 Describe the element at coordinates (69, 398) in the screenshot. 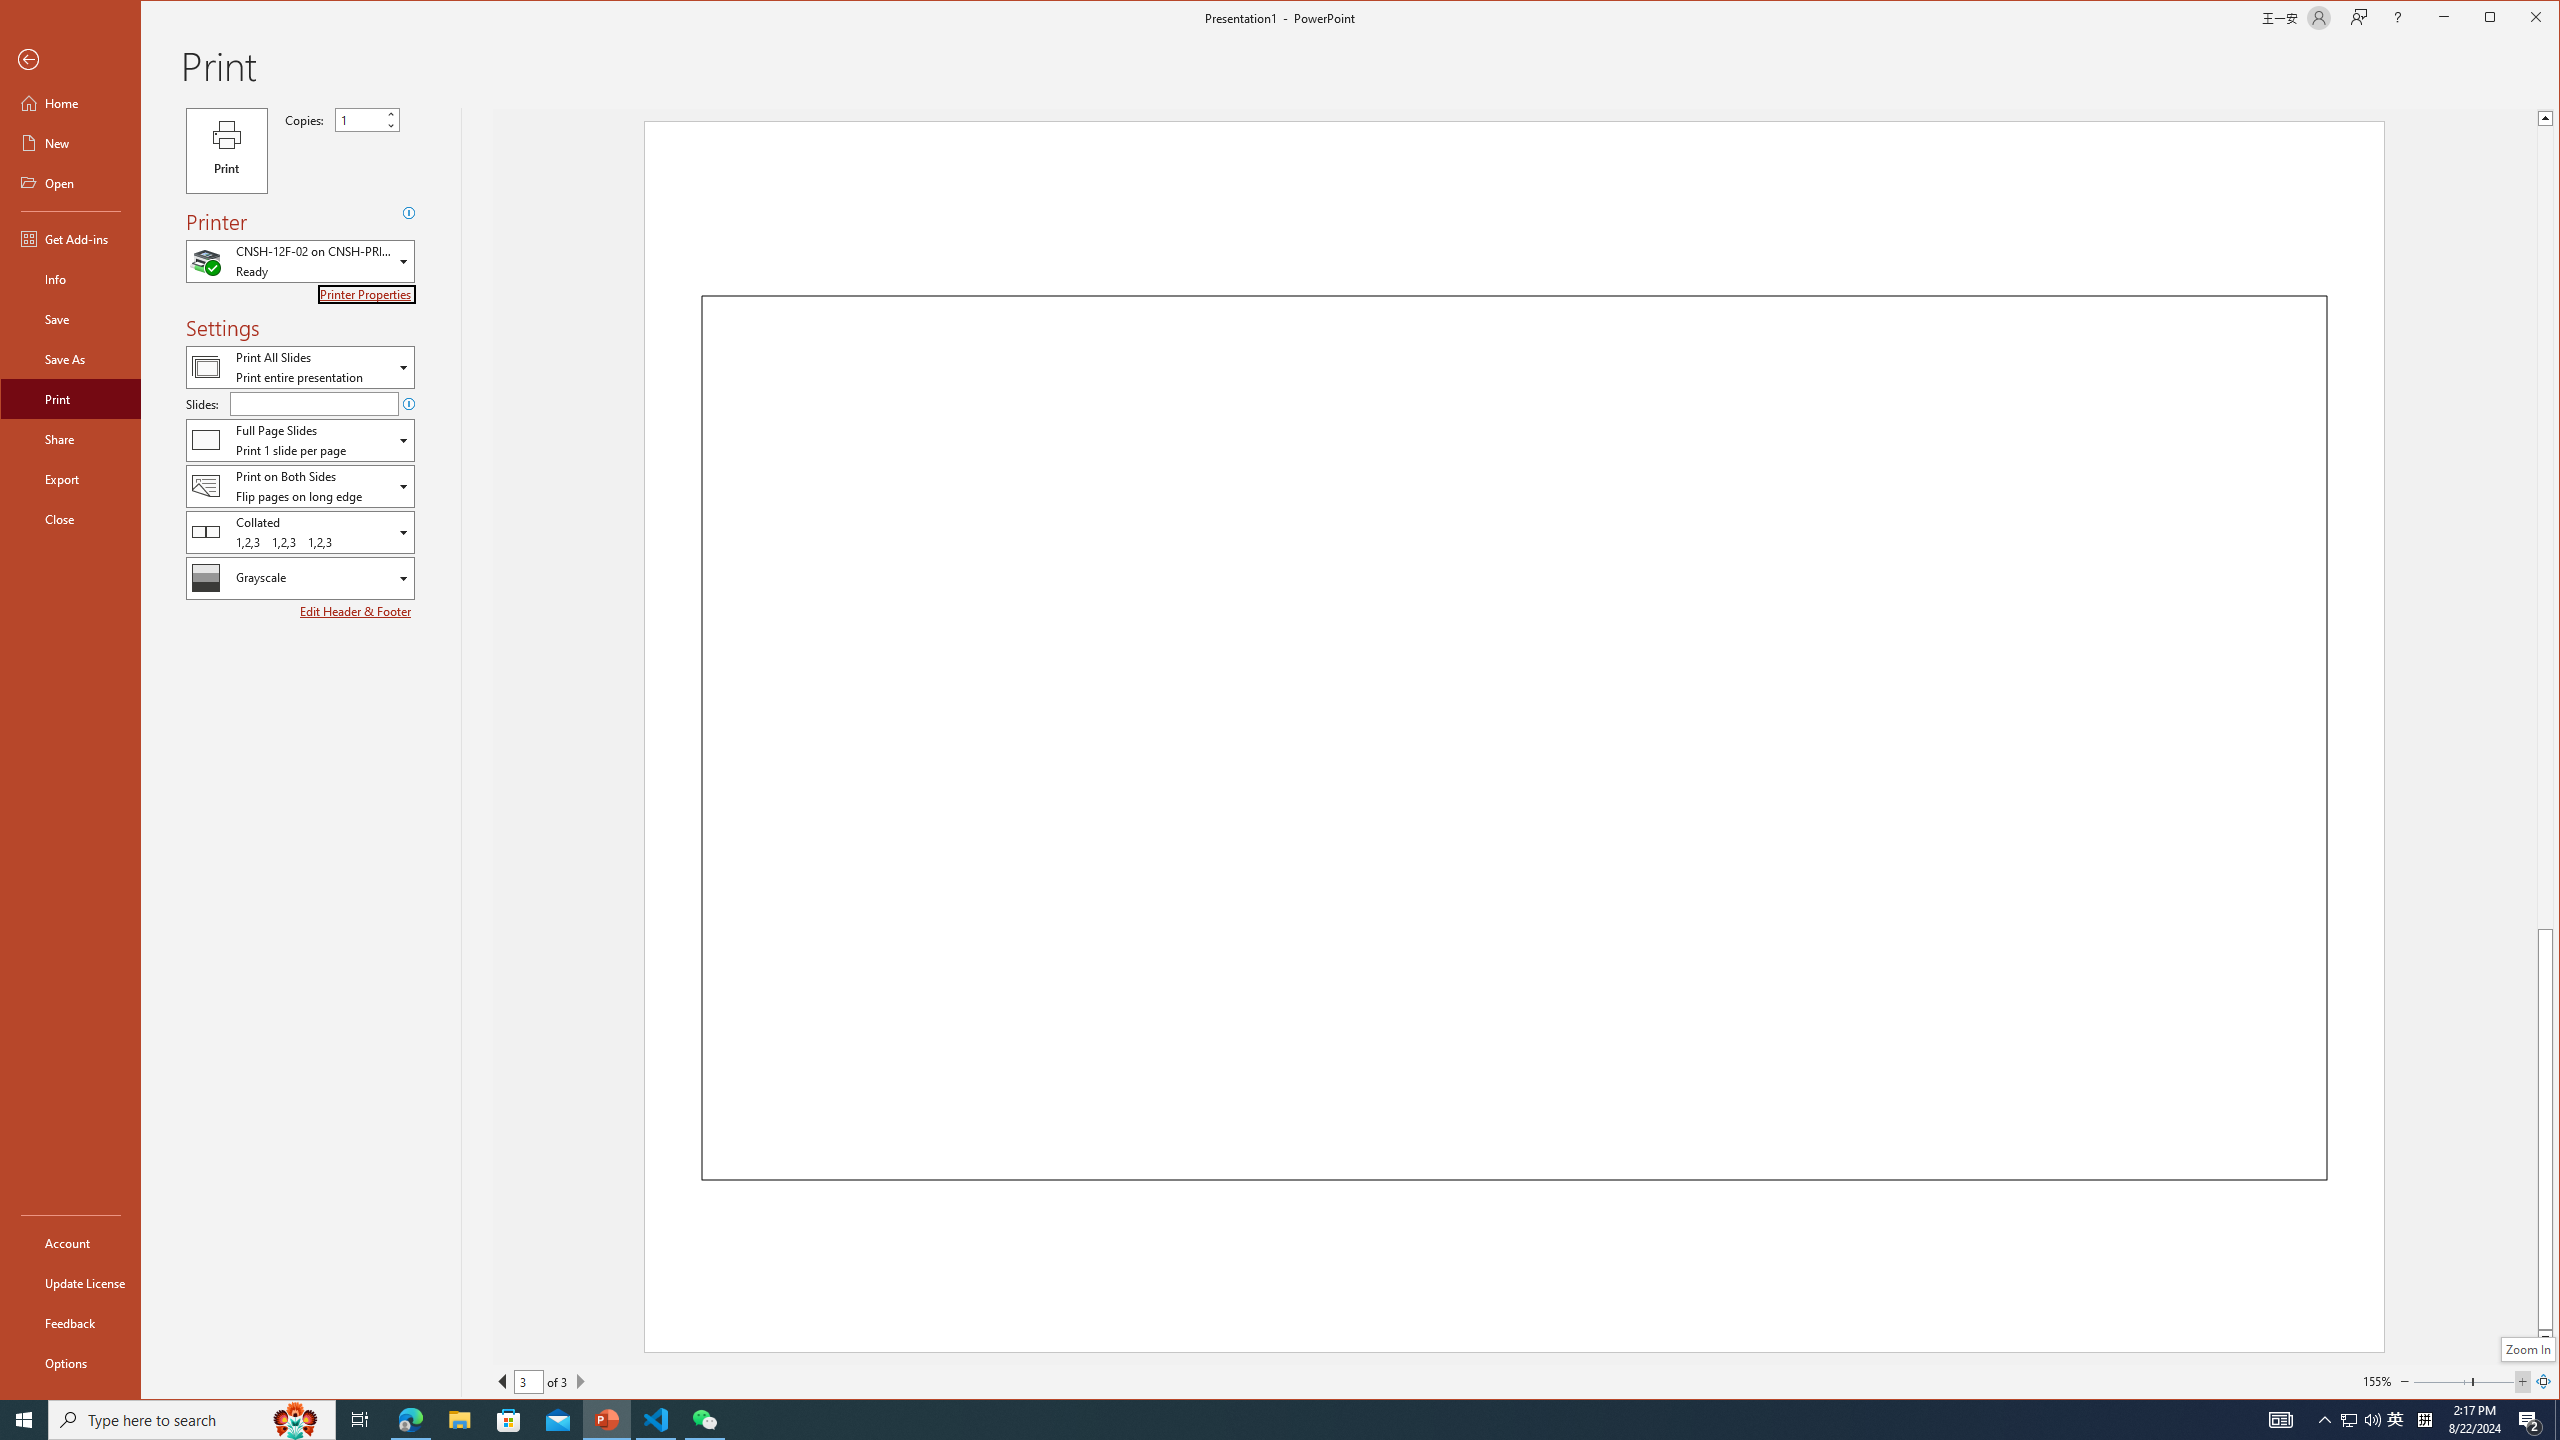

I see `'Print'` at that location.